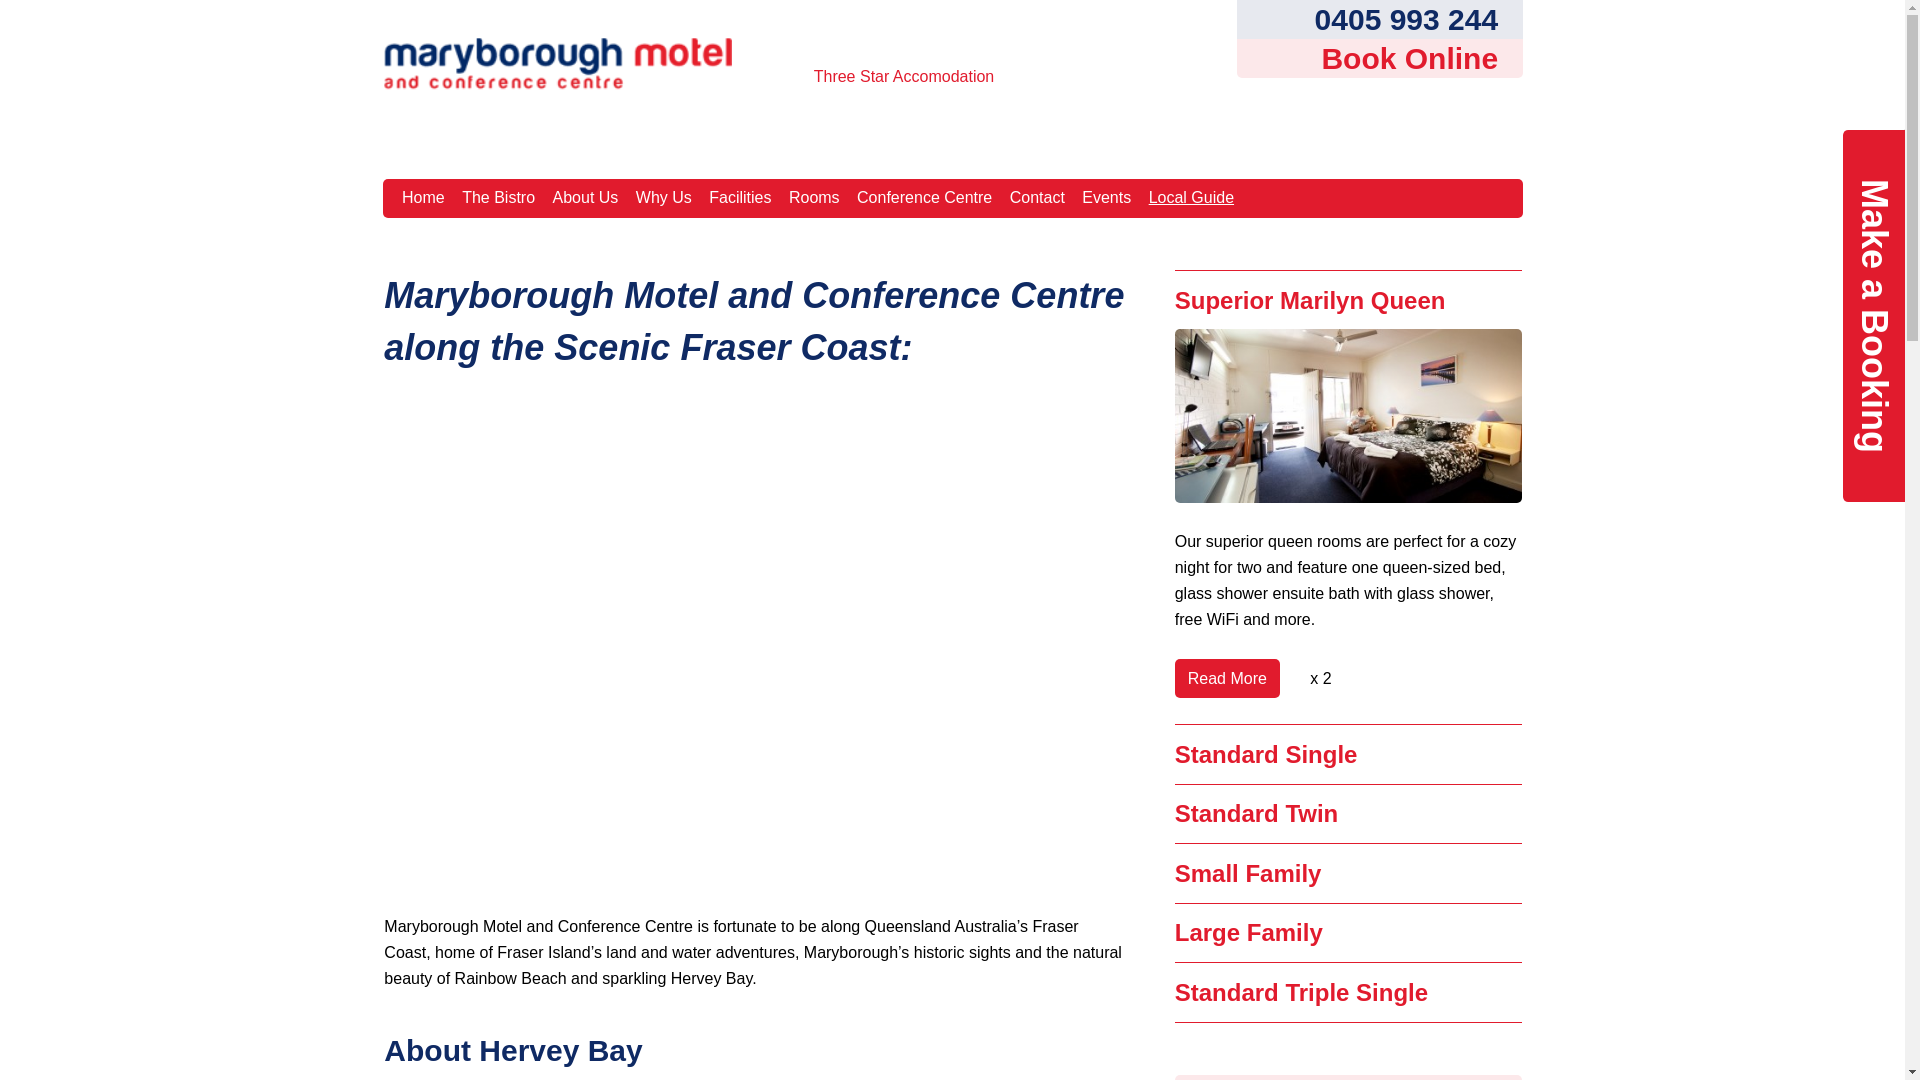 Image resolution: width=1920 pixels, height=1080 pixels. What do you see at coordinates (499, 198) in the screenshot?
I see `'The Bistro'` at bounding box center [499, 198].